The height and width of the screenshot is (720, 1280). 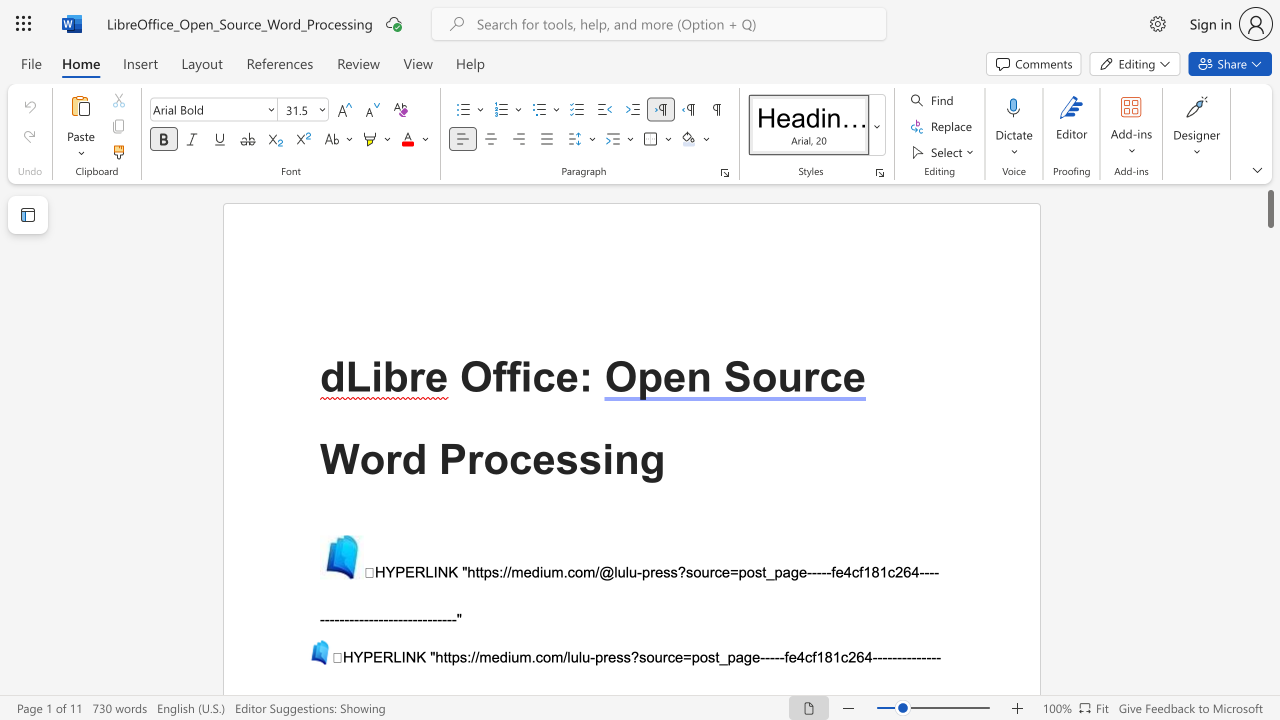 What do you see at coordinates (1269, 438) in the screenshot?
I see `the scrollbar to move the page downward` at bounding box center [1269, 438].